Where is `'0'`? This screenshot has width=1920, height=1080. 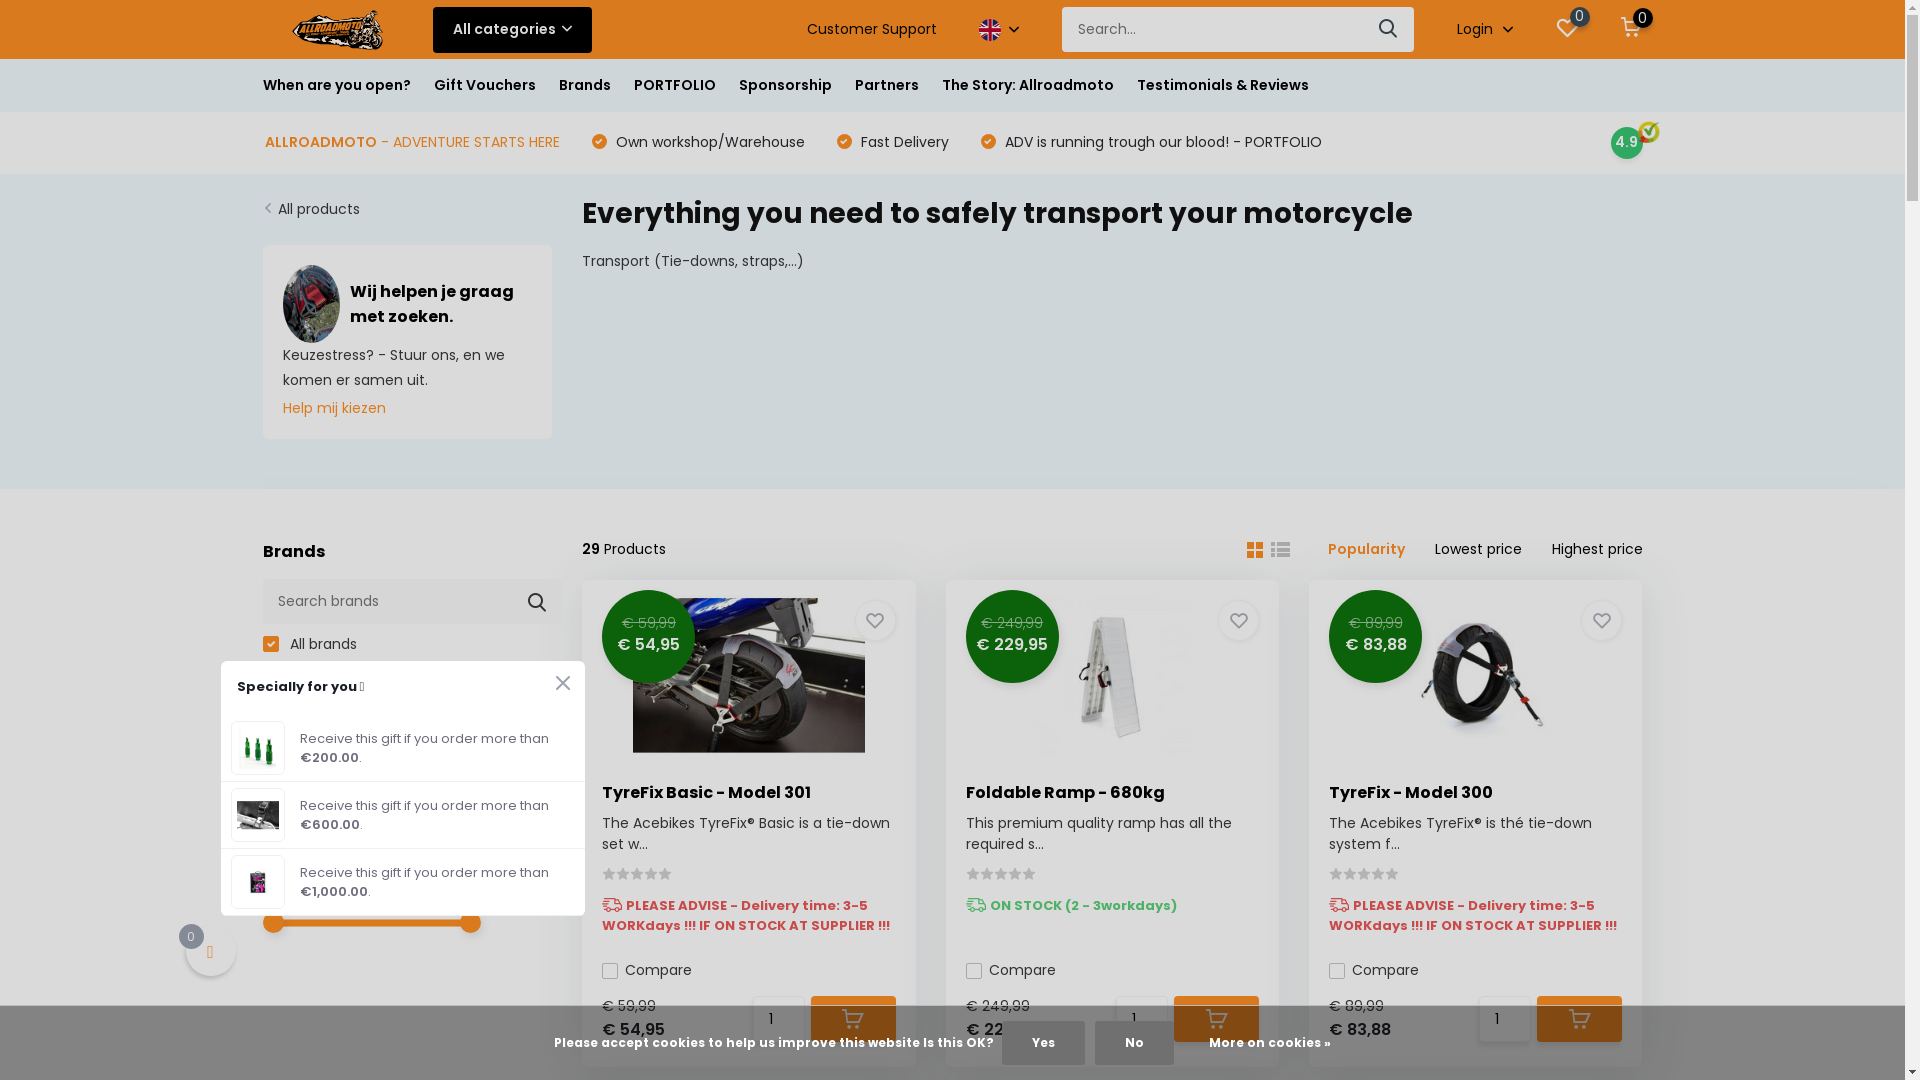
'0' is located at coordinates (1565, 30).